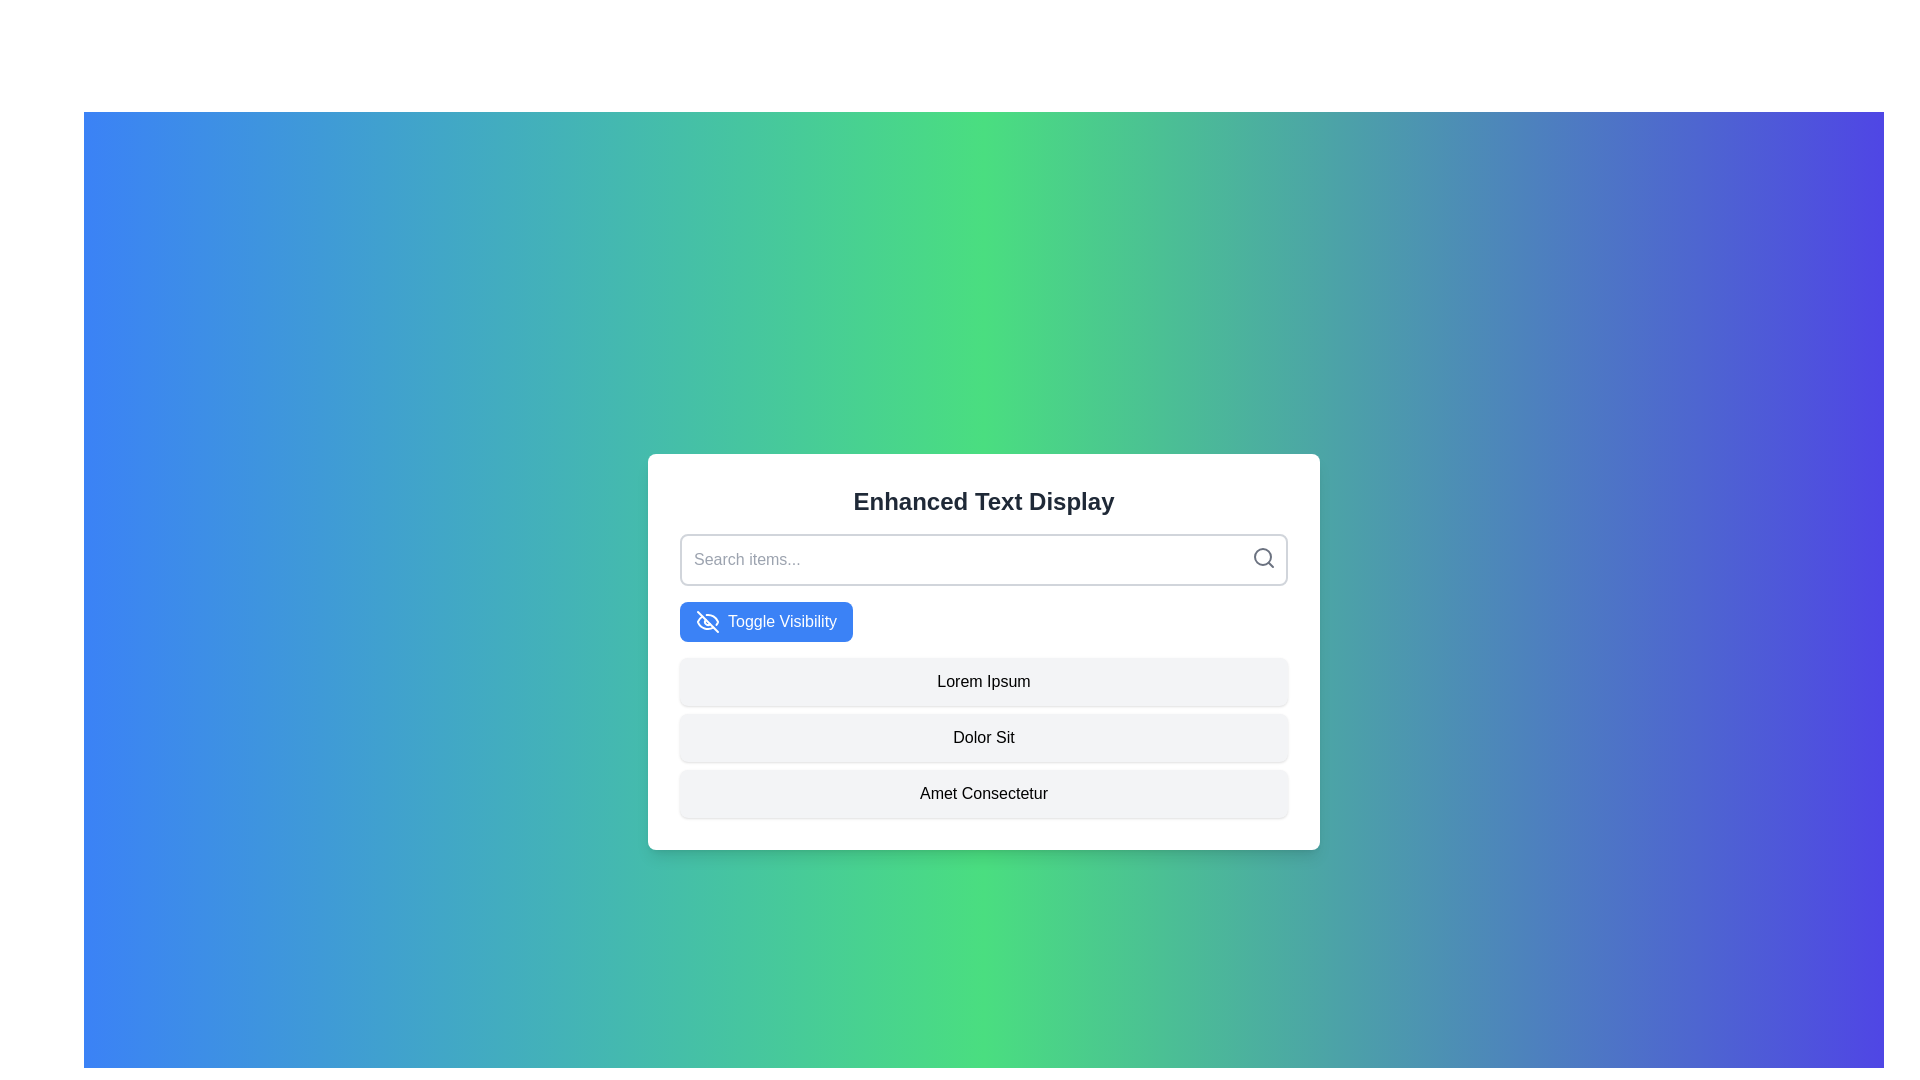 The image size is (1920, 1080). What do you see at coordinates (765, 620) in the screenshot?
I see `the 'Toggle Visibility' button with a blue background and white text` at bounding box center [765, 620].